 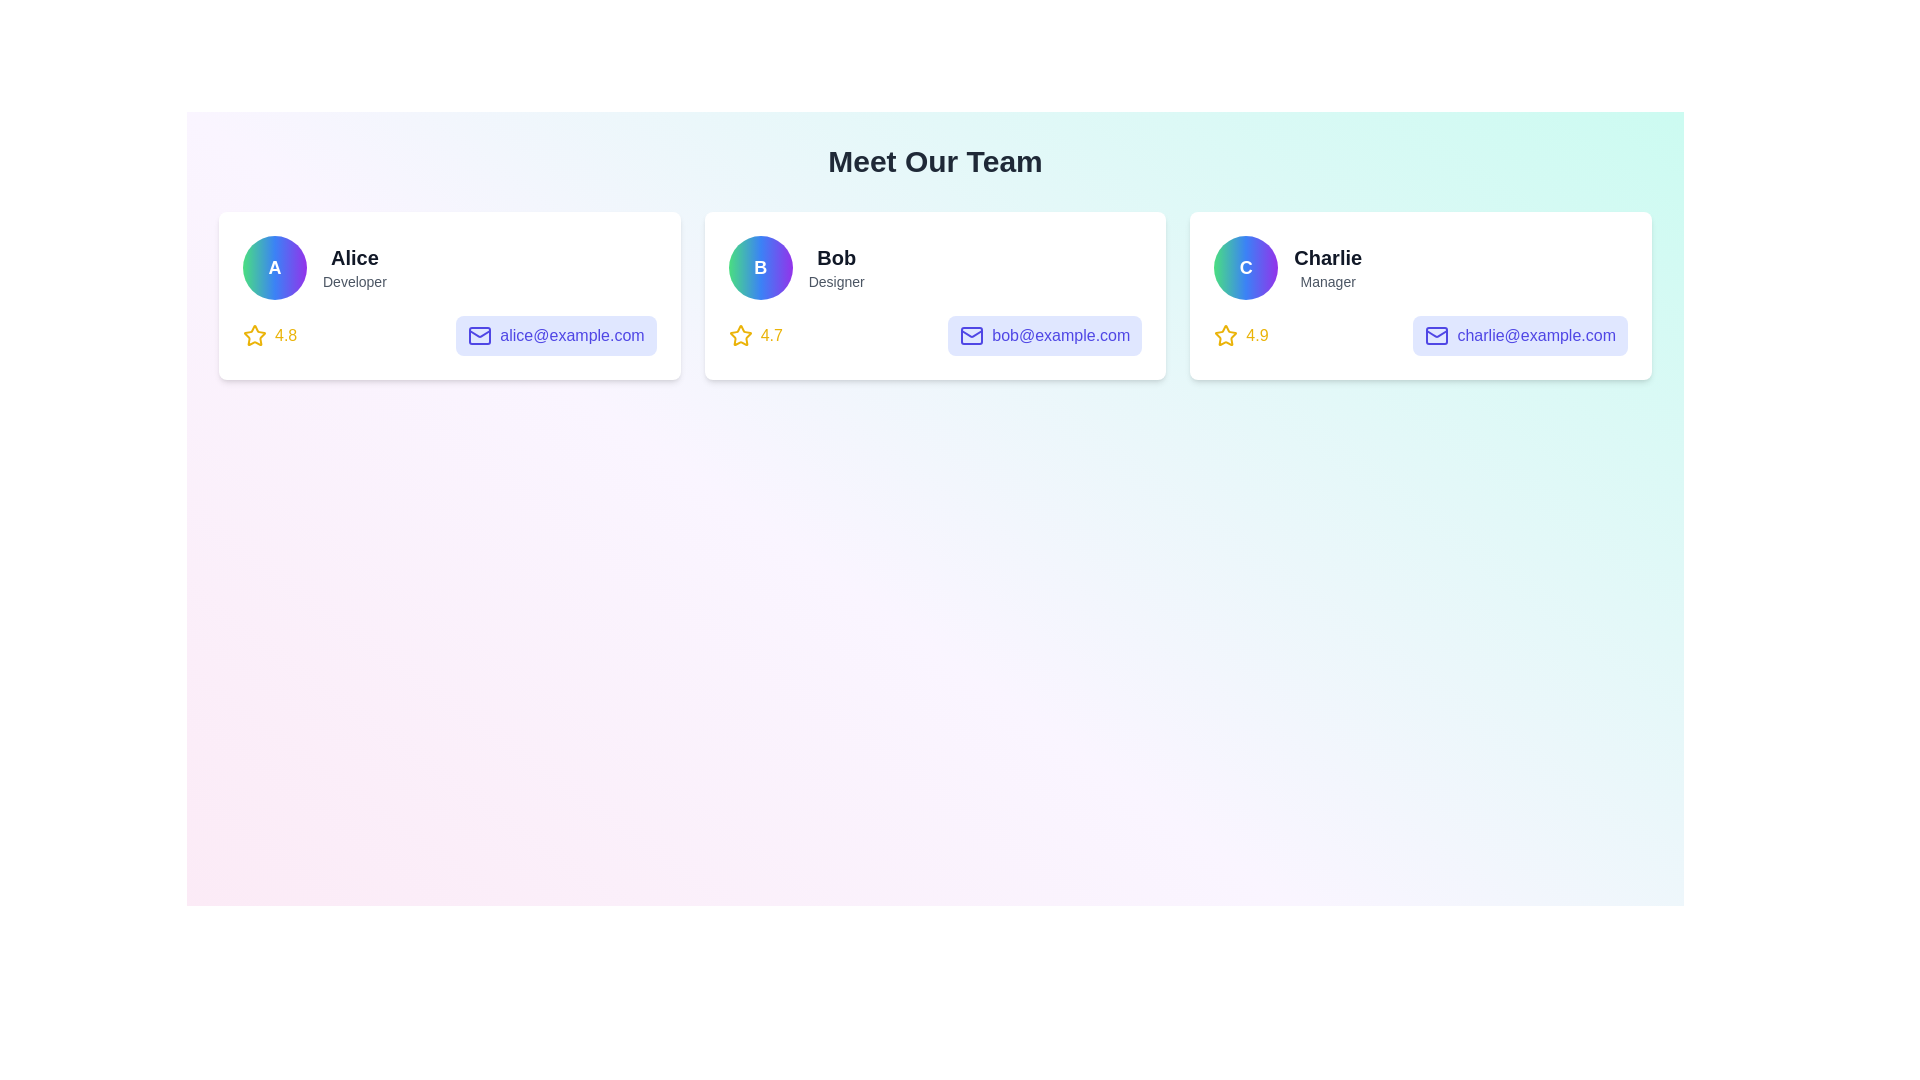 I want to click on the circular profile icon with a gradient background and the letter 'A' in the center, which is located at the leftmost side of the card displaying information about a person named Alice, so click(x=273, y=266).